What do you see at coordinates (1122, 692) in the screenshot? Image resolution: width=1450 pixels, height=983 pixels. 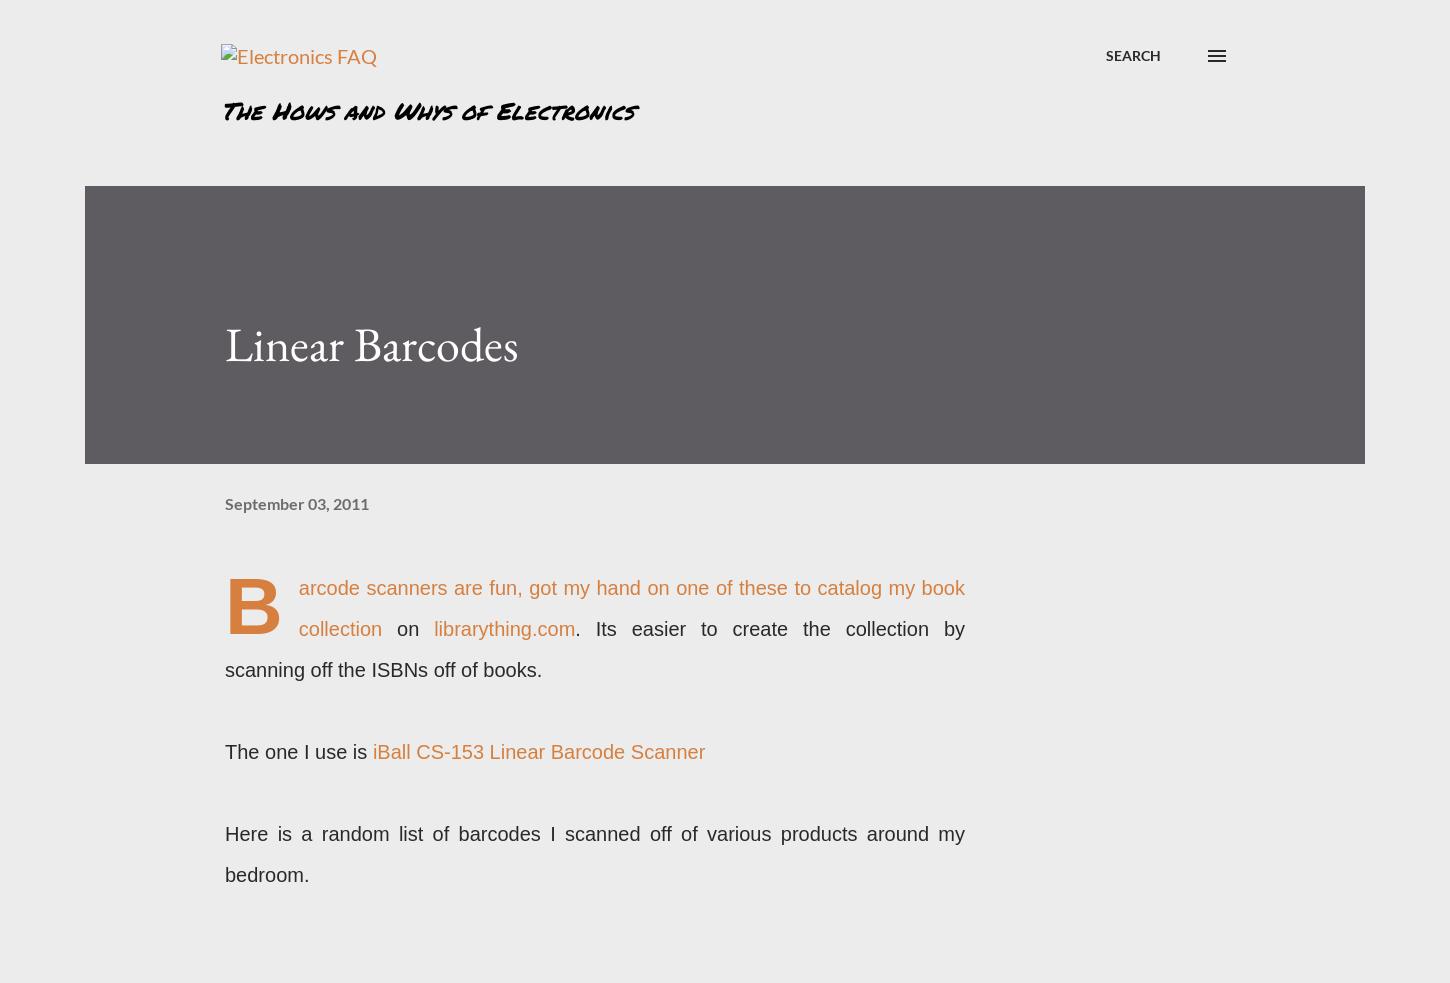 I see `'Under the hood'` at bounding box center [1122, 692].